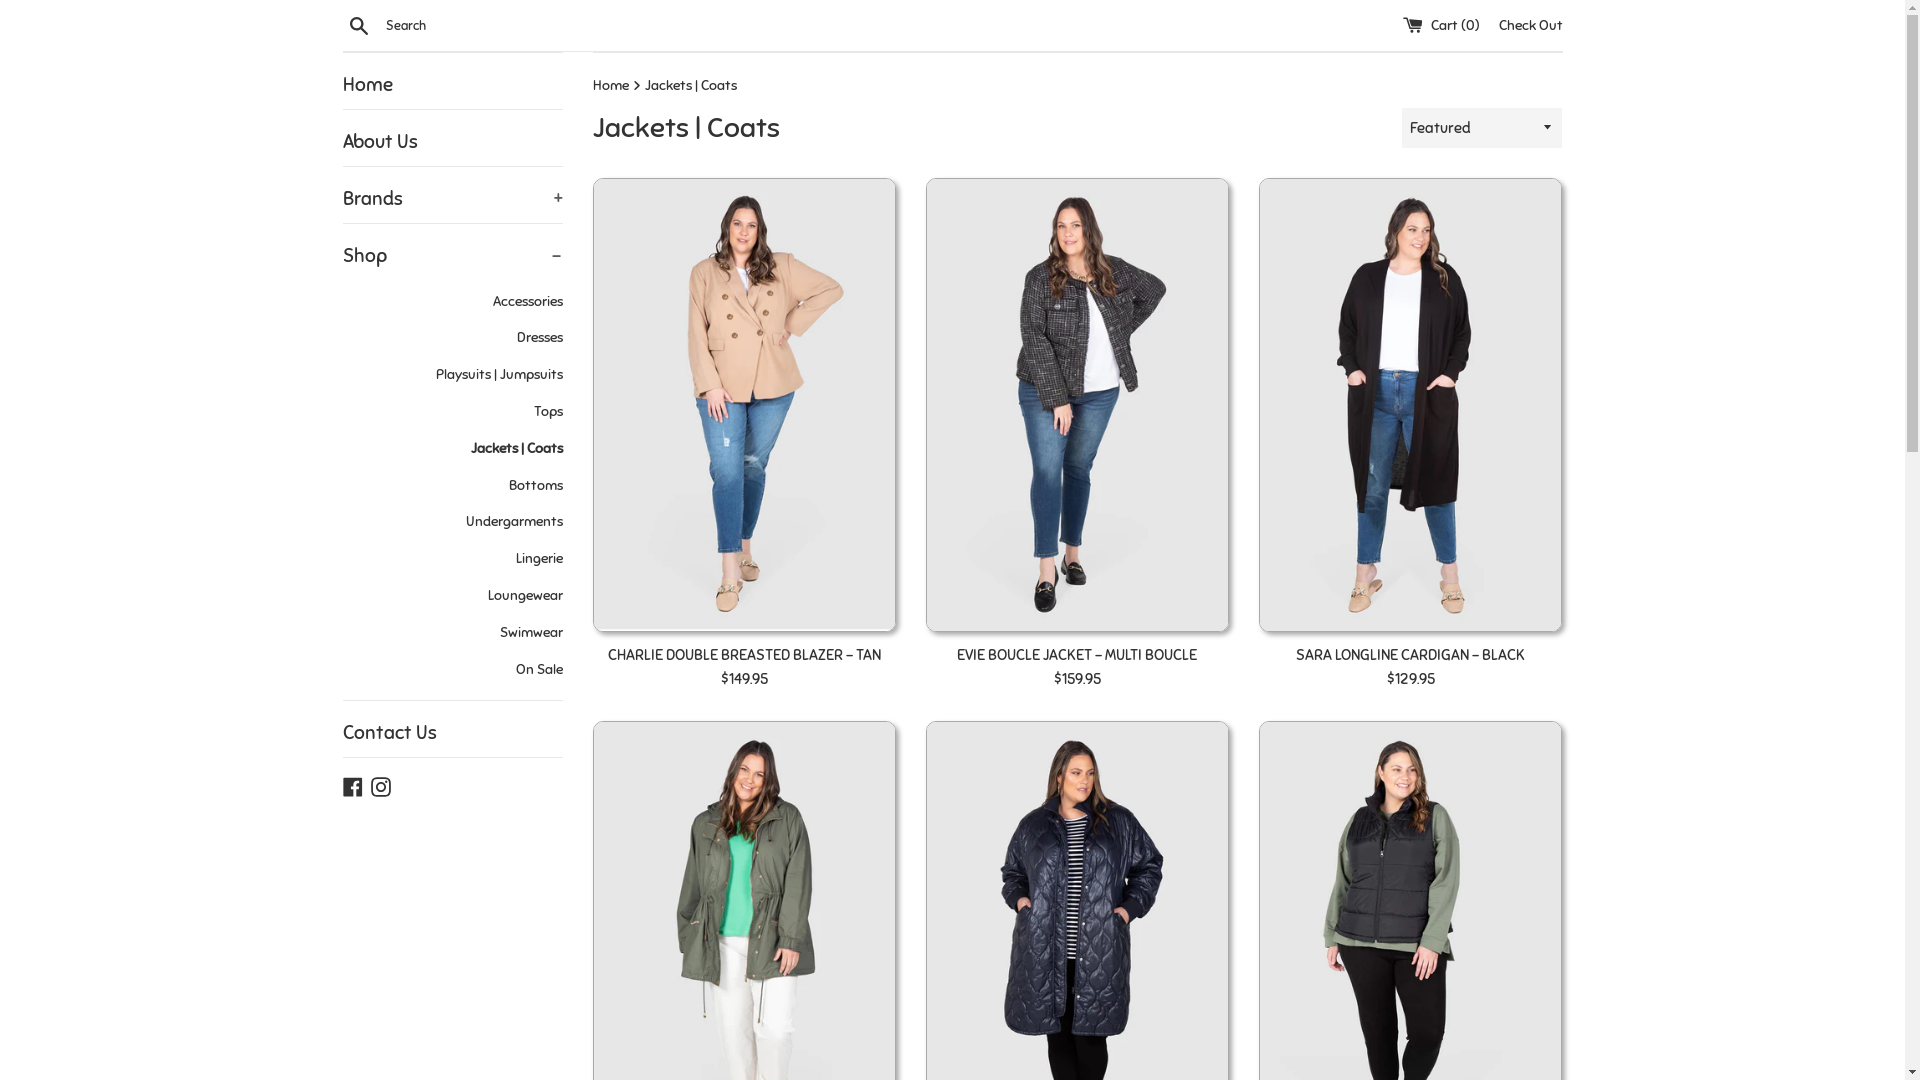  I want to click on 'Dresses', so click(450, 337).